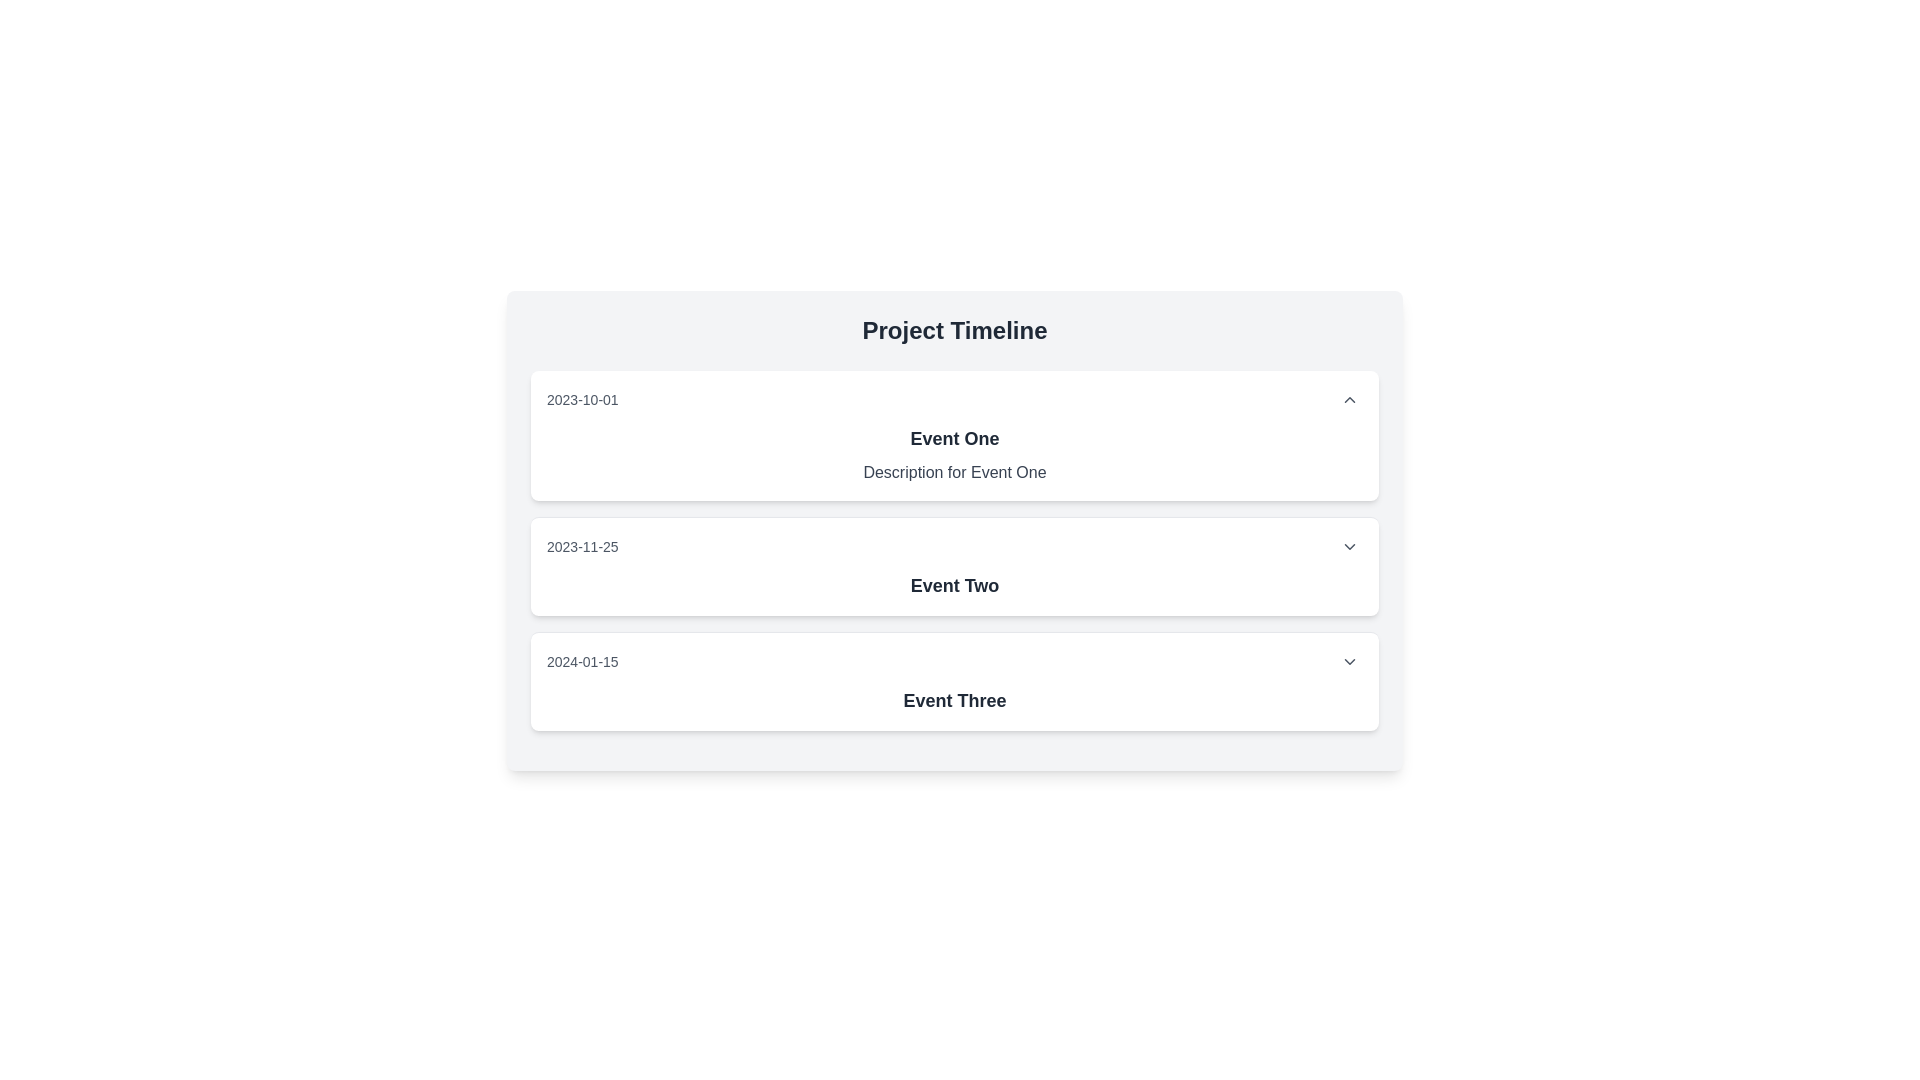  What do you see at coordinates (954, 438) in the screenshot?
I see `the static text that serves as a title or header for the event on the date '2023-10-01', which is positioned above the descriptive text 'Description for Event One'` at bounding box center [954, 438].